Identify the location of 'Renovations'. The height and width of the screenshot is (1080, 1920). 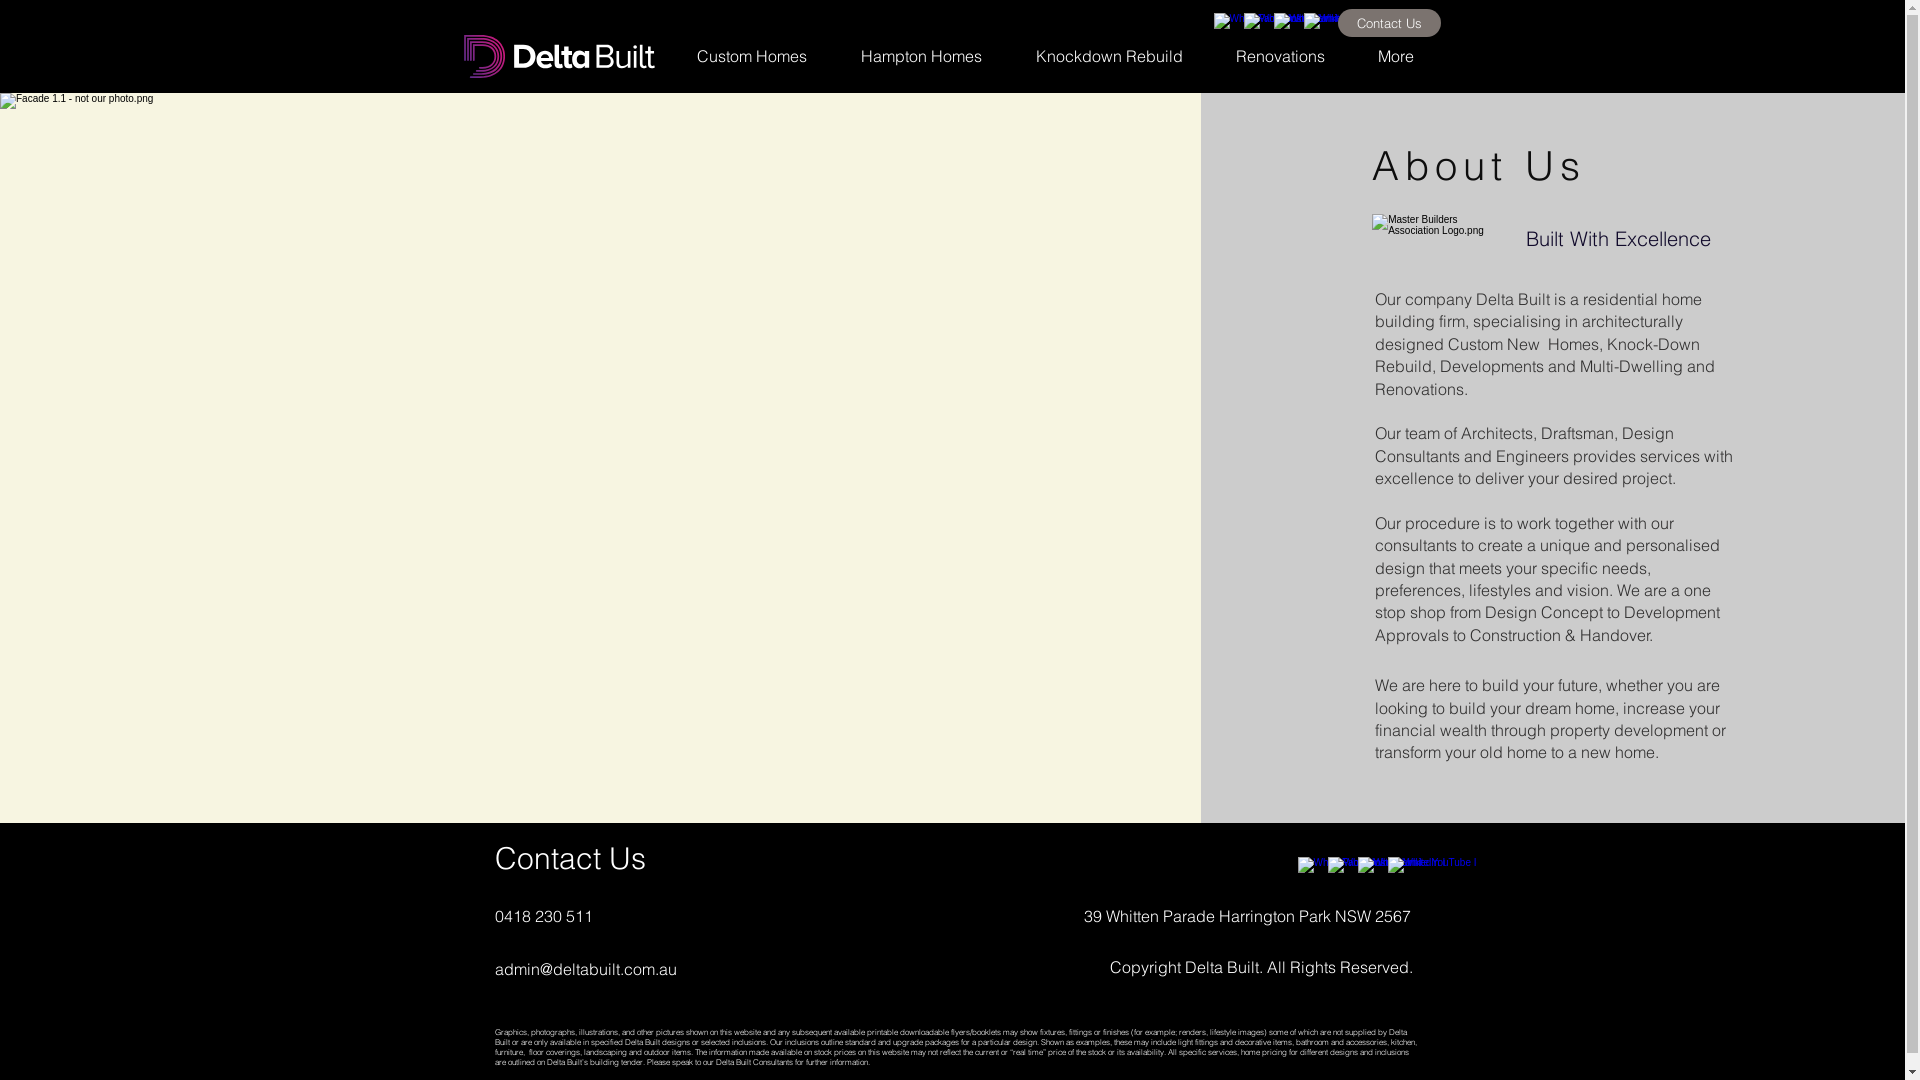
(1281, 55).